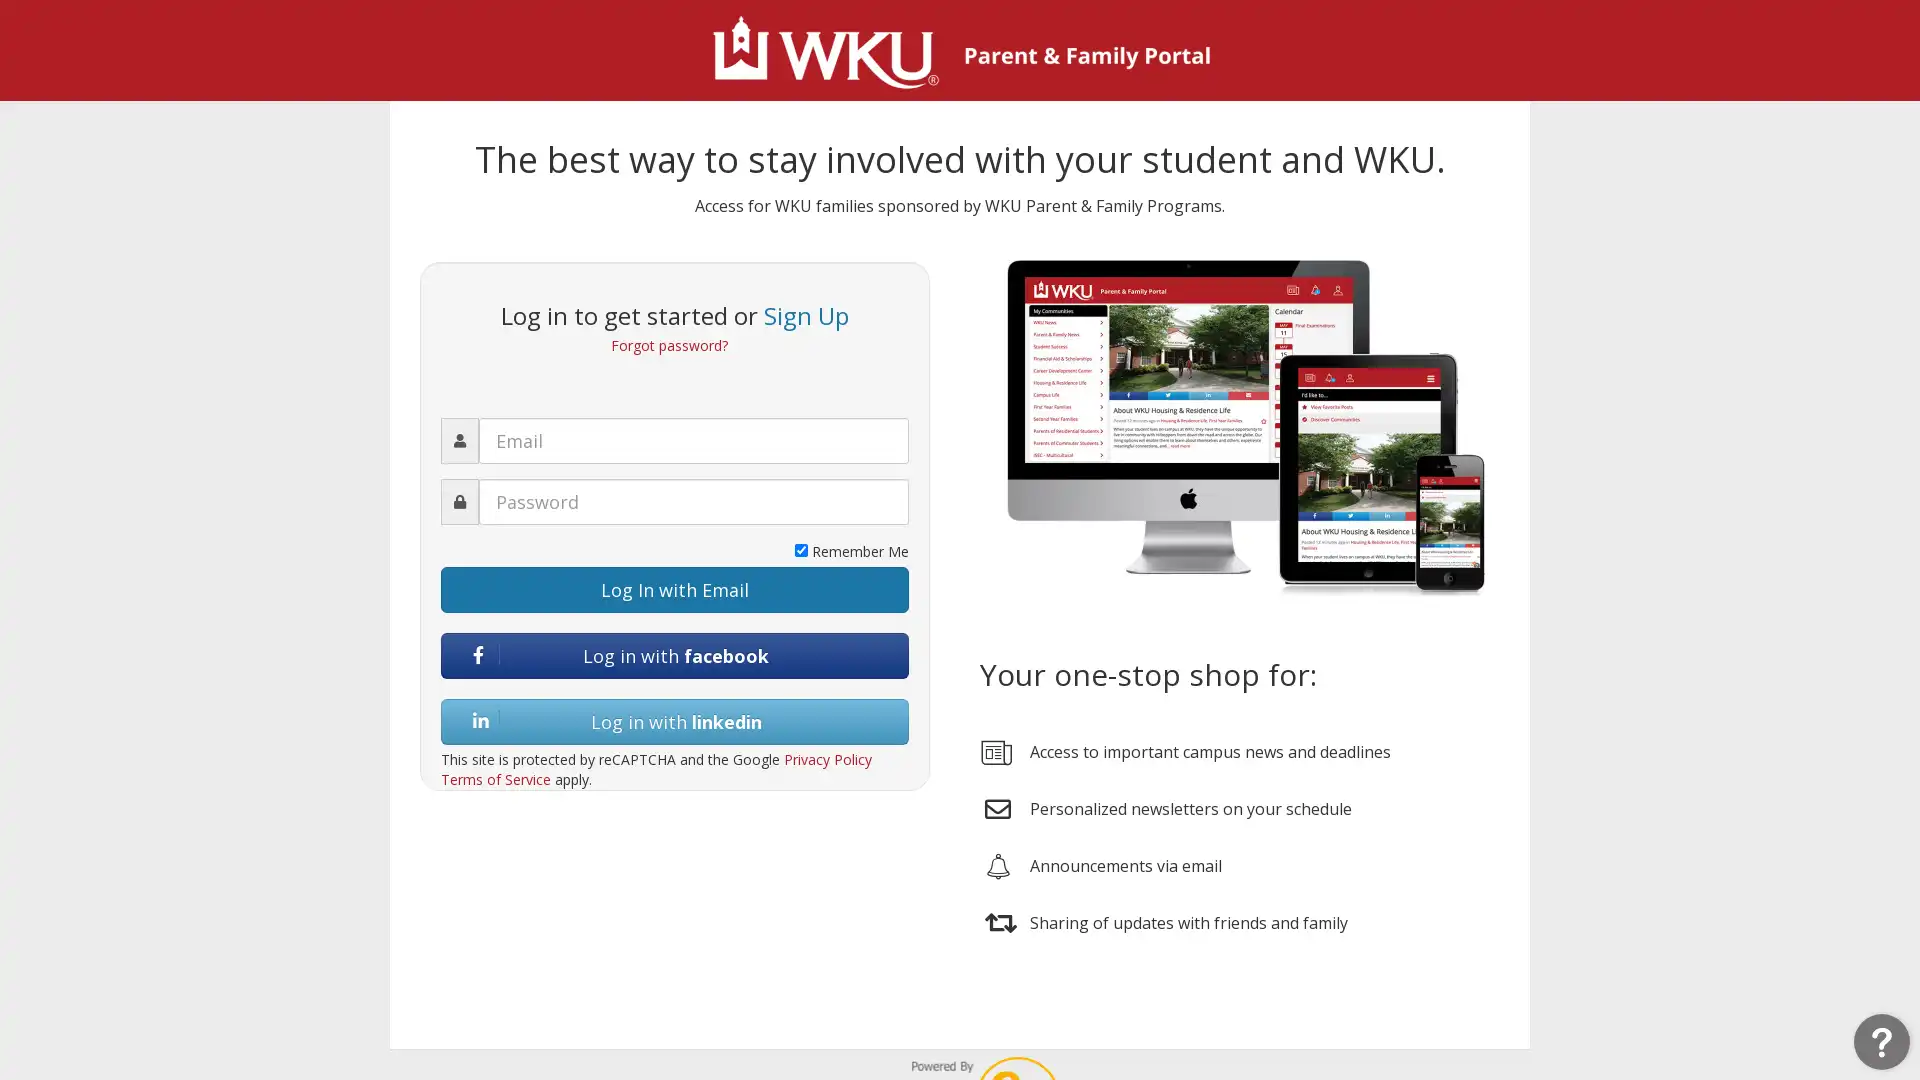 This screenshot has width=1920, height=1080. What do you see at coordinates (675, 588) in the screenshot?
I see `Log In with Email` at bounding box center [675, 588].